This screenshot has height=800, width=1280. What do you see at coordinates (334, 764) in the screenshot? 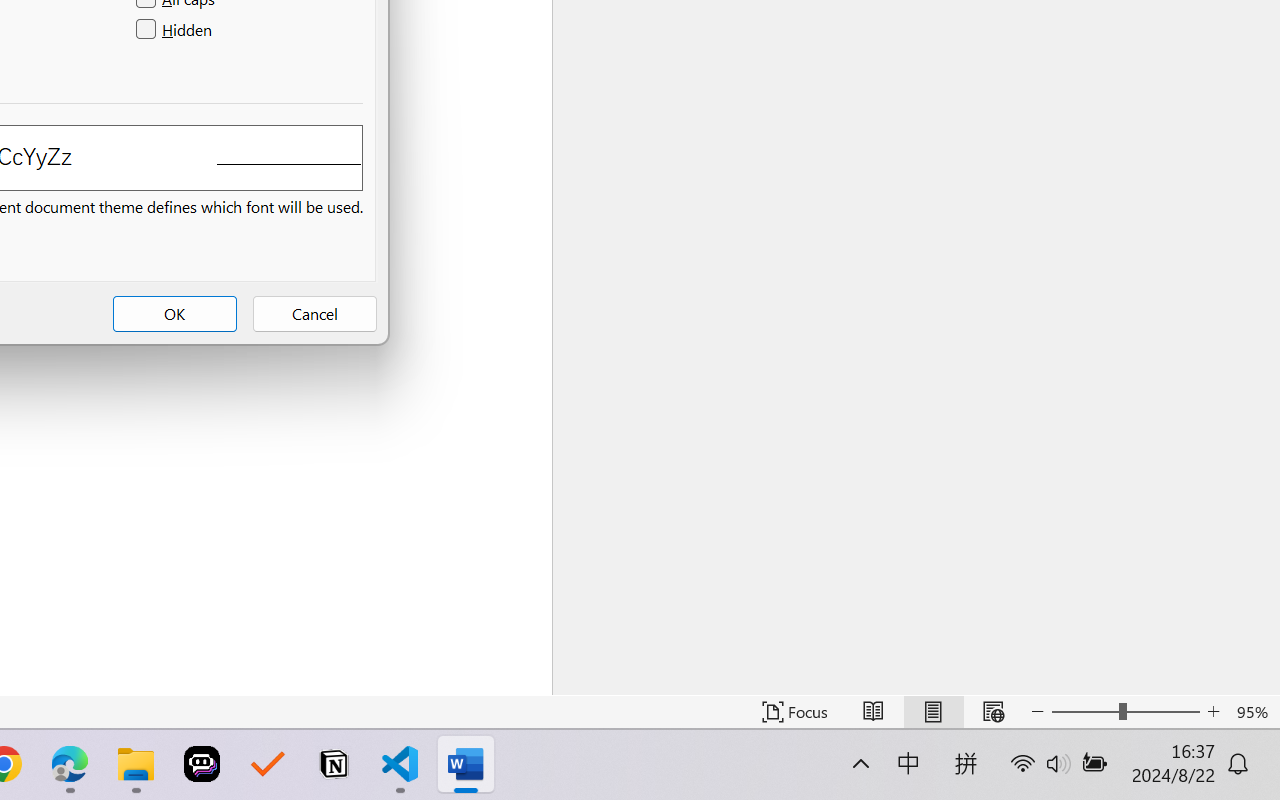
I see `'Notion'` at bounding box center [334, 764].